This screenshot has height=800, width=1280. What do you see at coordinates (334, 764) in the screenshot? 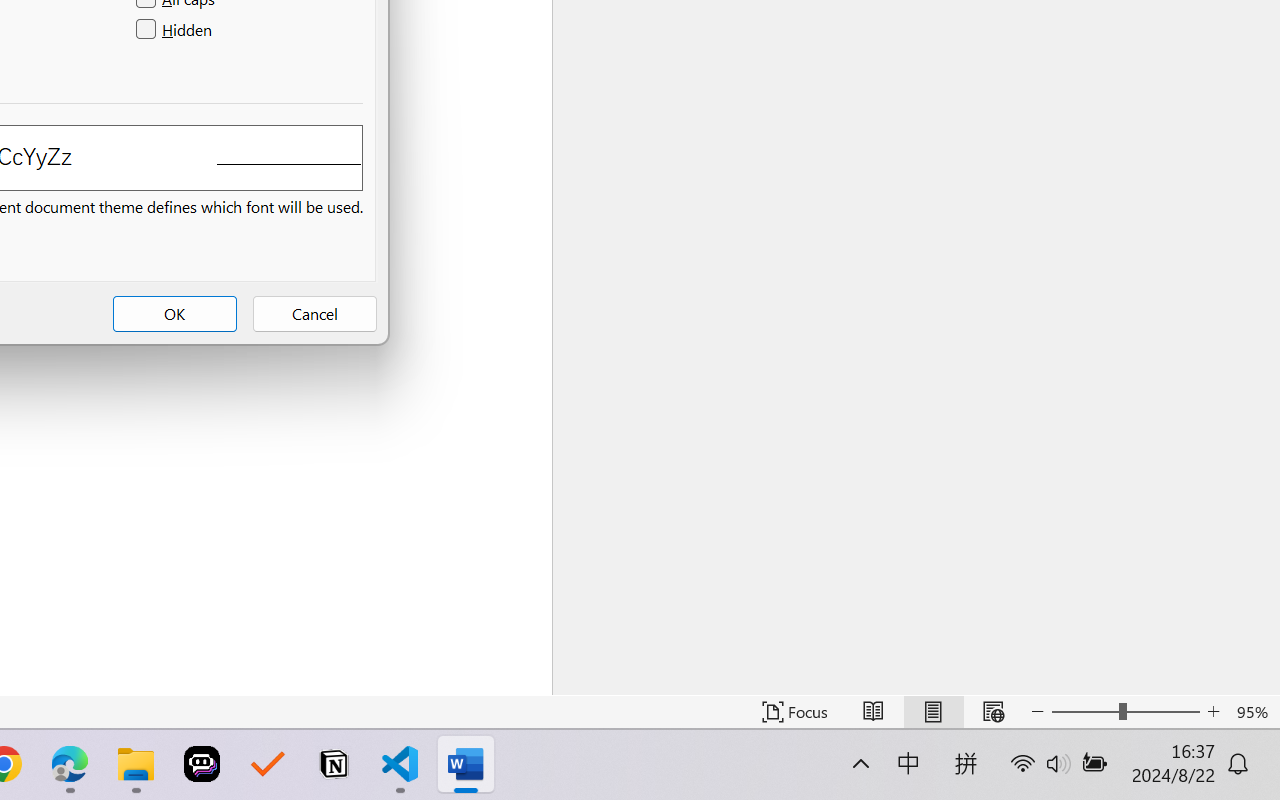
I see `'Notion'` at bounding box center [334, 764].